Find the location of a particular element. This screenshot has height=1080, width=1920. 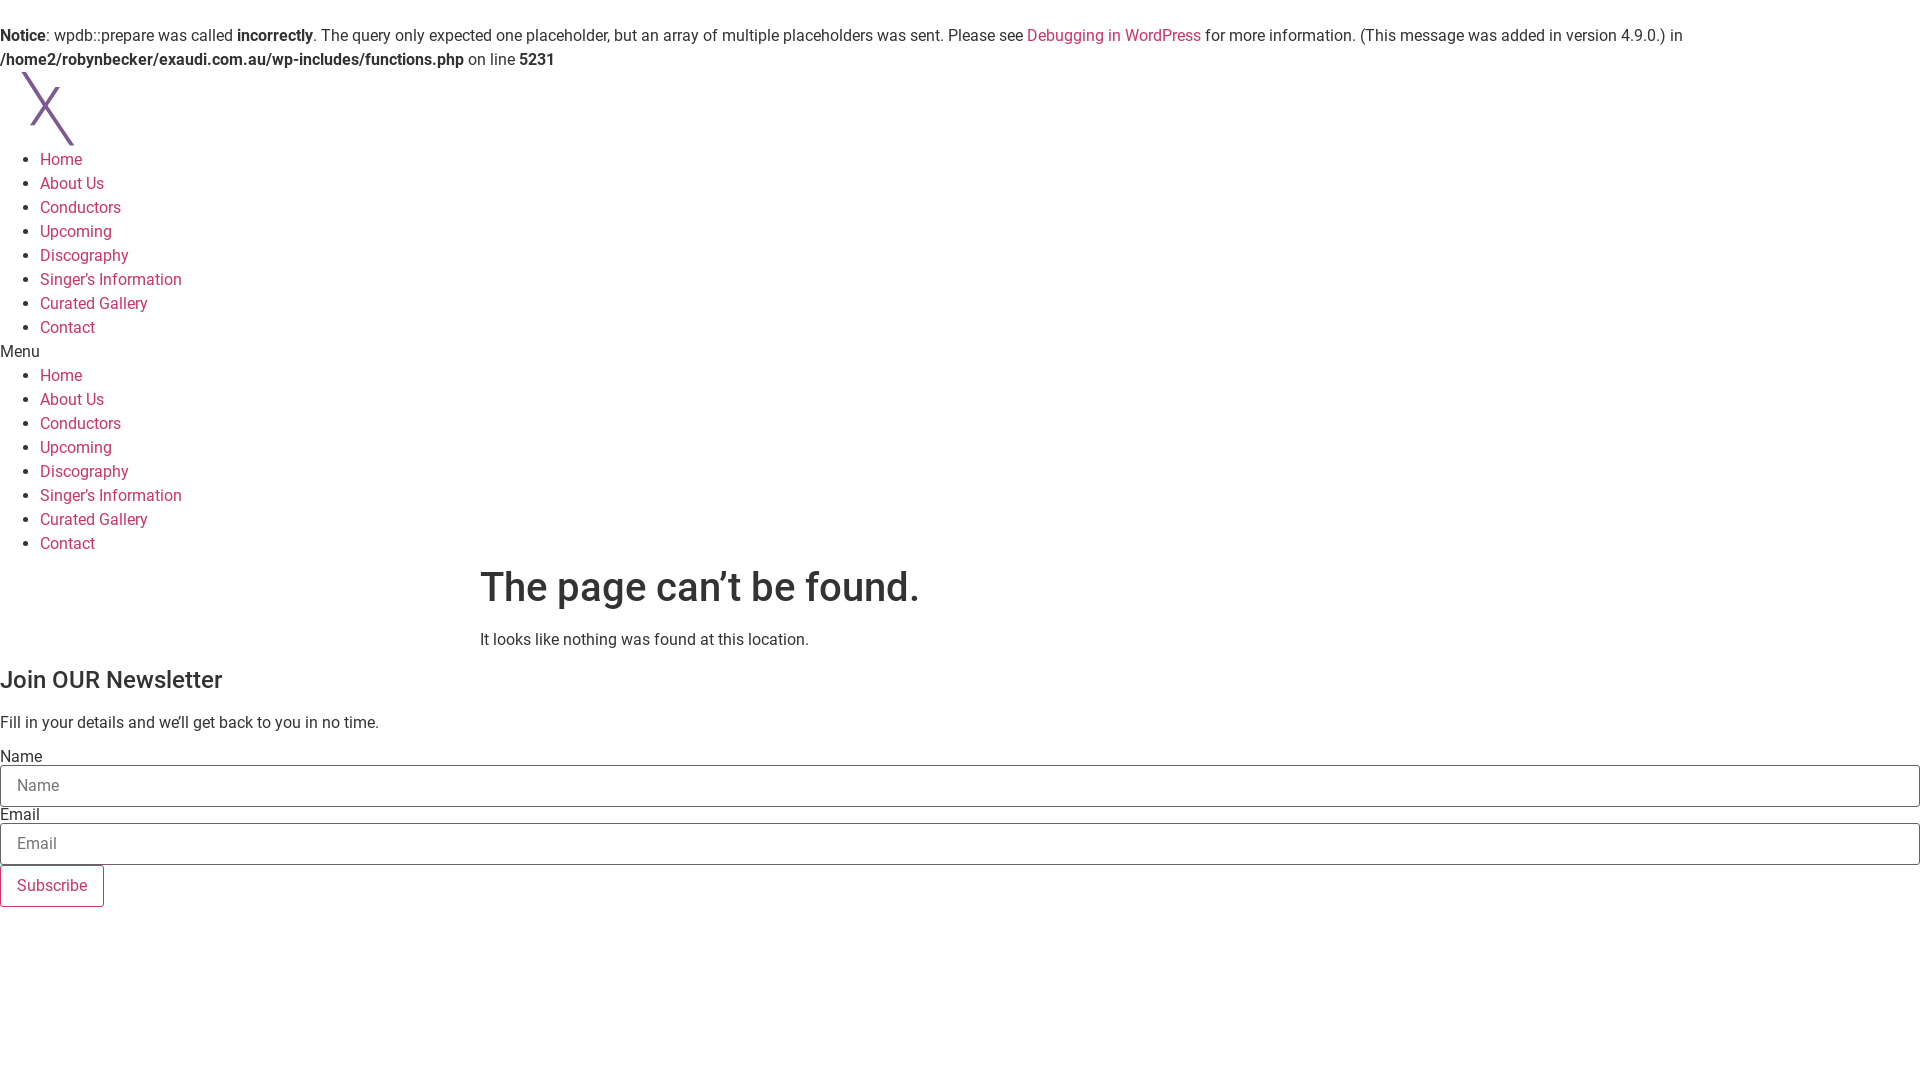

'Discography' is located at coordinates (39, 471).